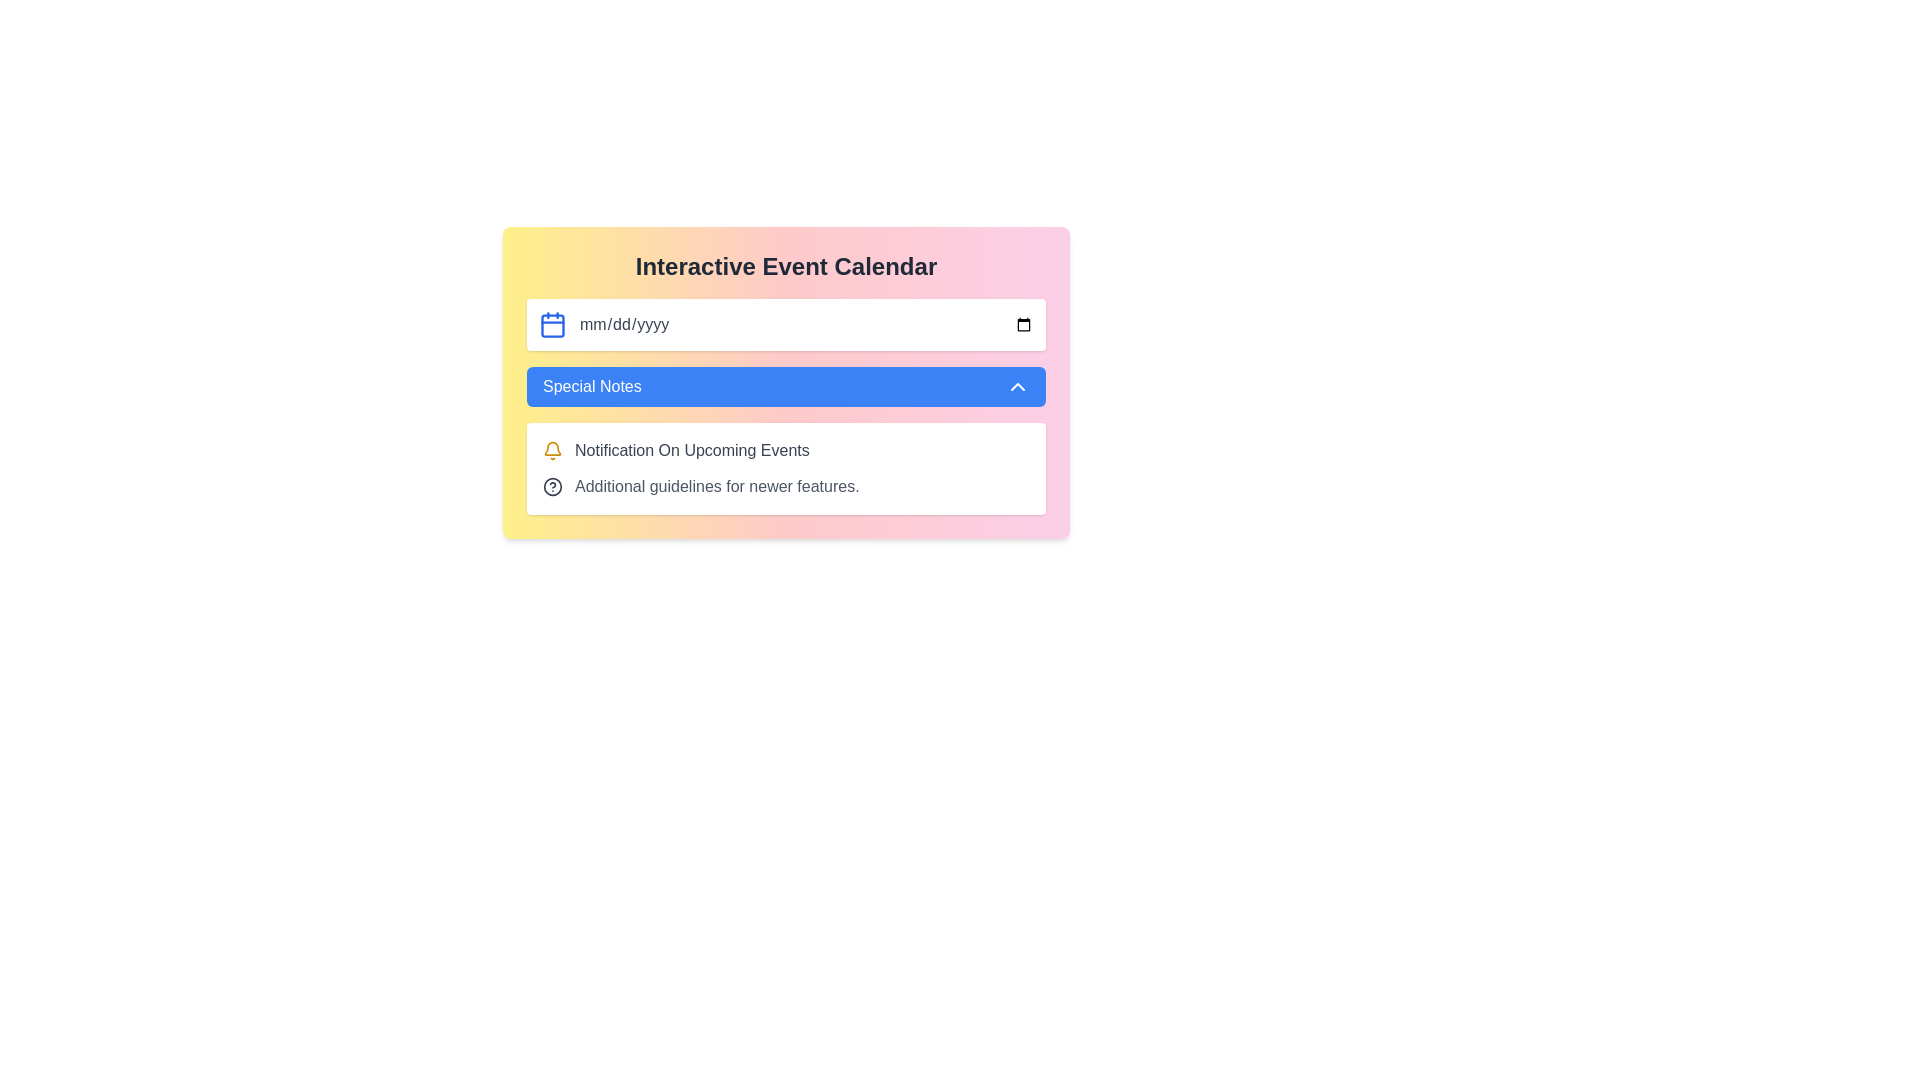 Image resolution: width=1920 pixels, height=1080 pixels. Describe the element at coordinates (552, 451) in the screenshot. I see `the notification icon located to the left of the text 'Notification On Upcoming Events', which indicates active notifications related to events` at that location.